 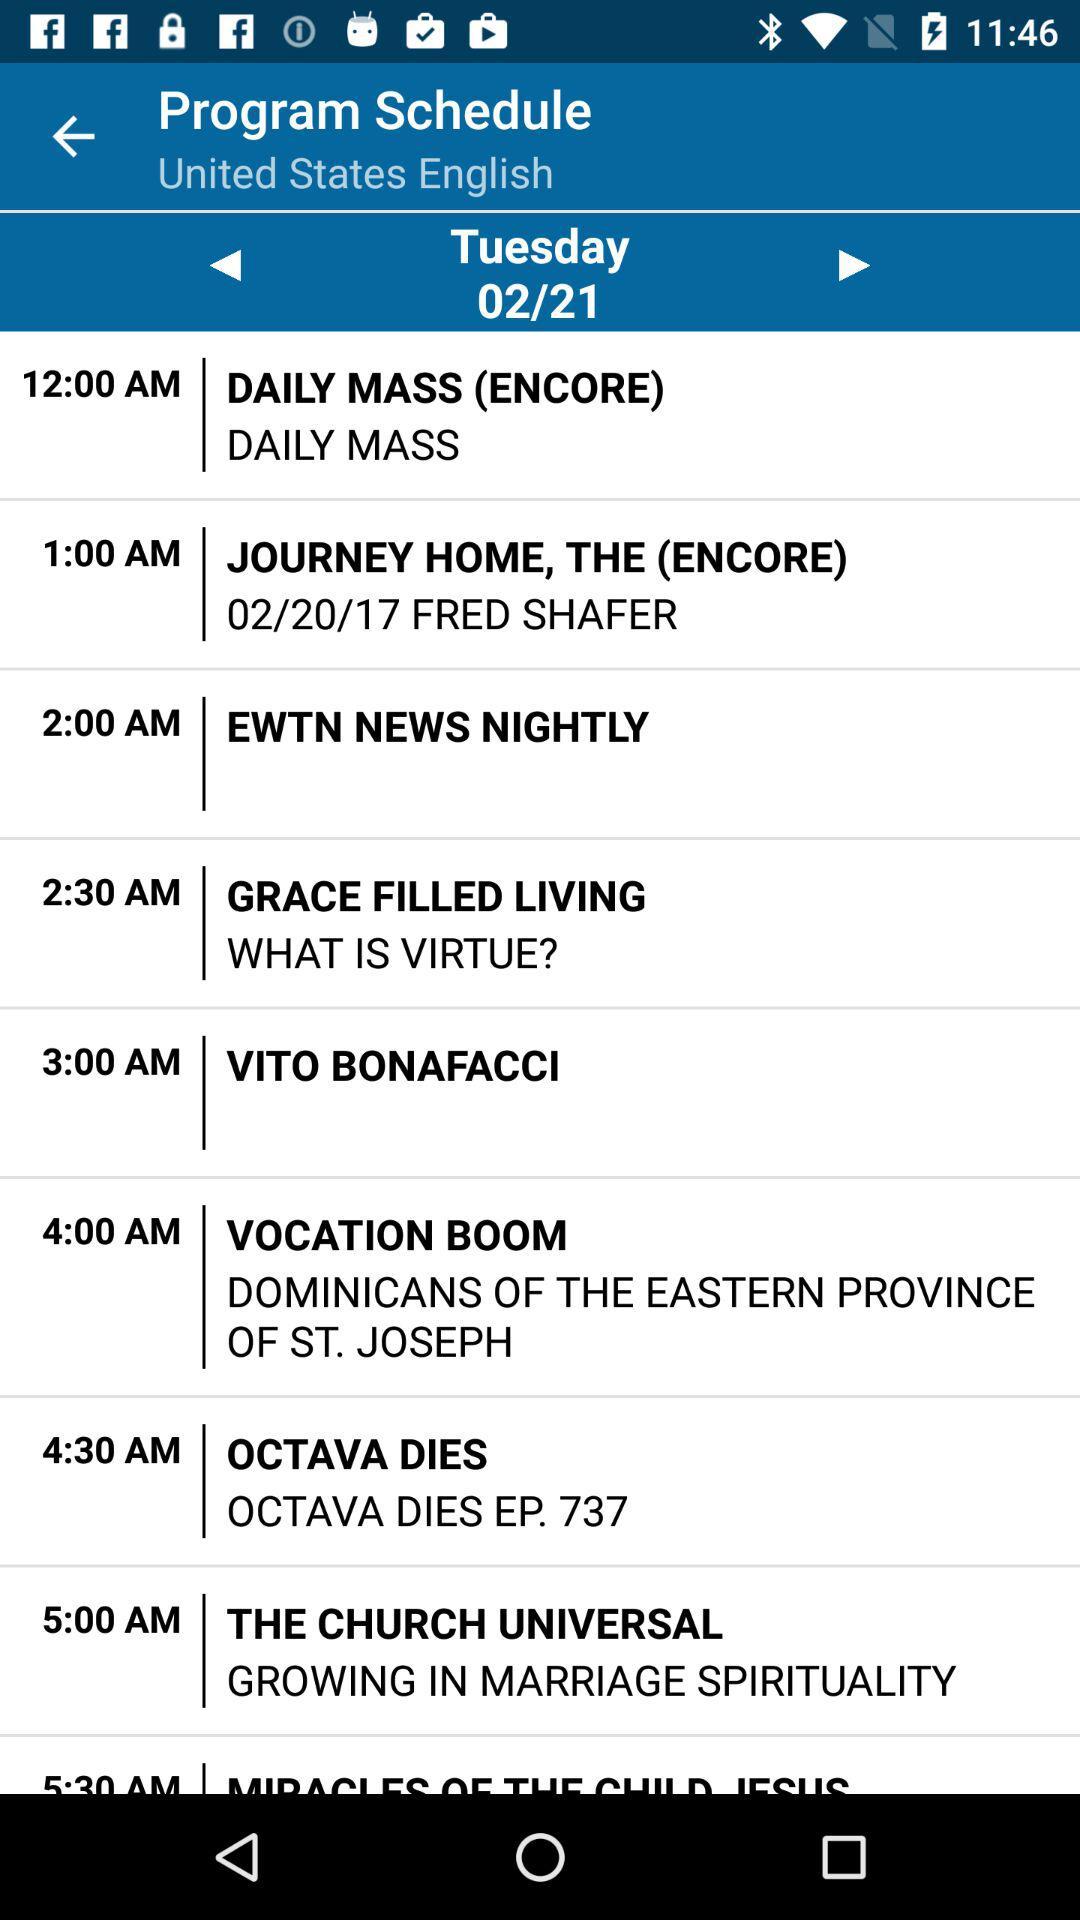 I want to click on the icon below daily mass, so click(x=536, y=555).